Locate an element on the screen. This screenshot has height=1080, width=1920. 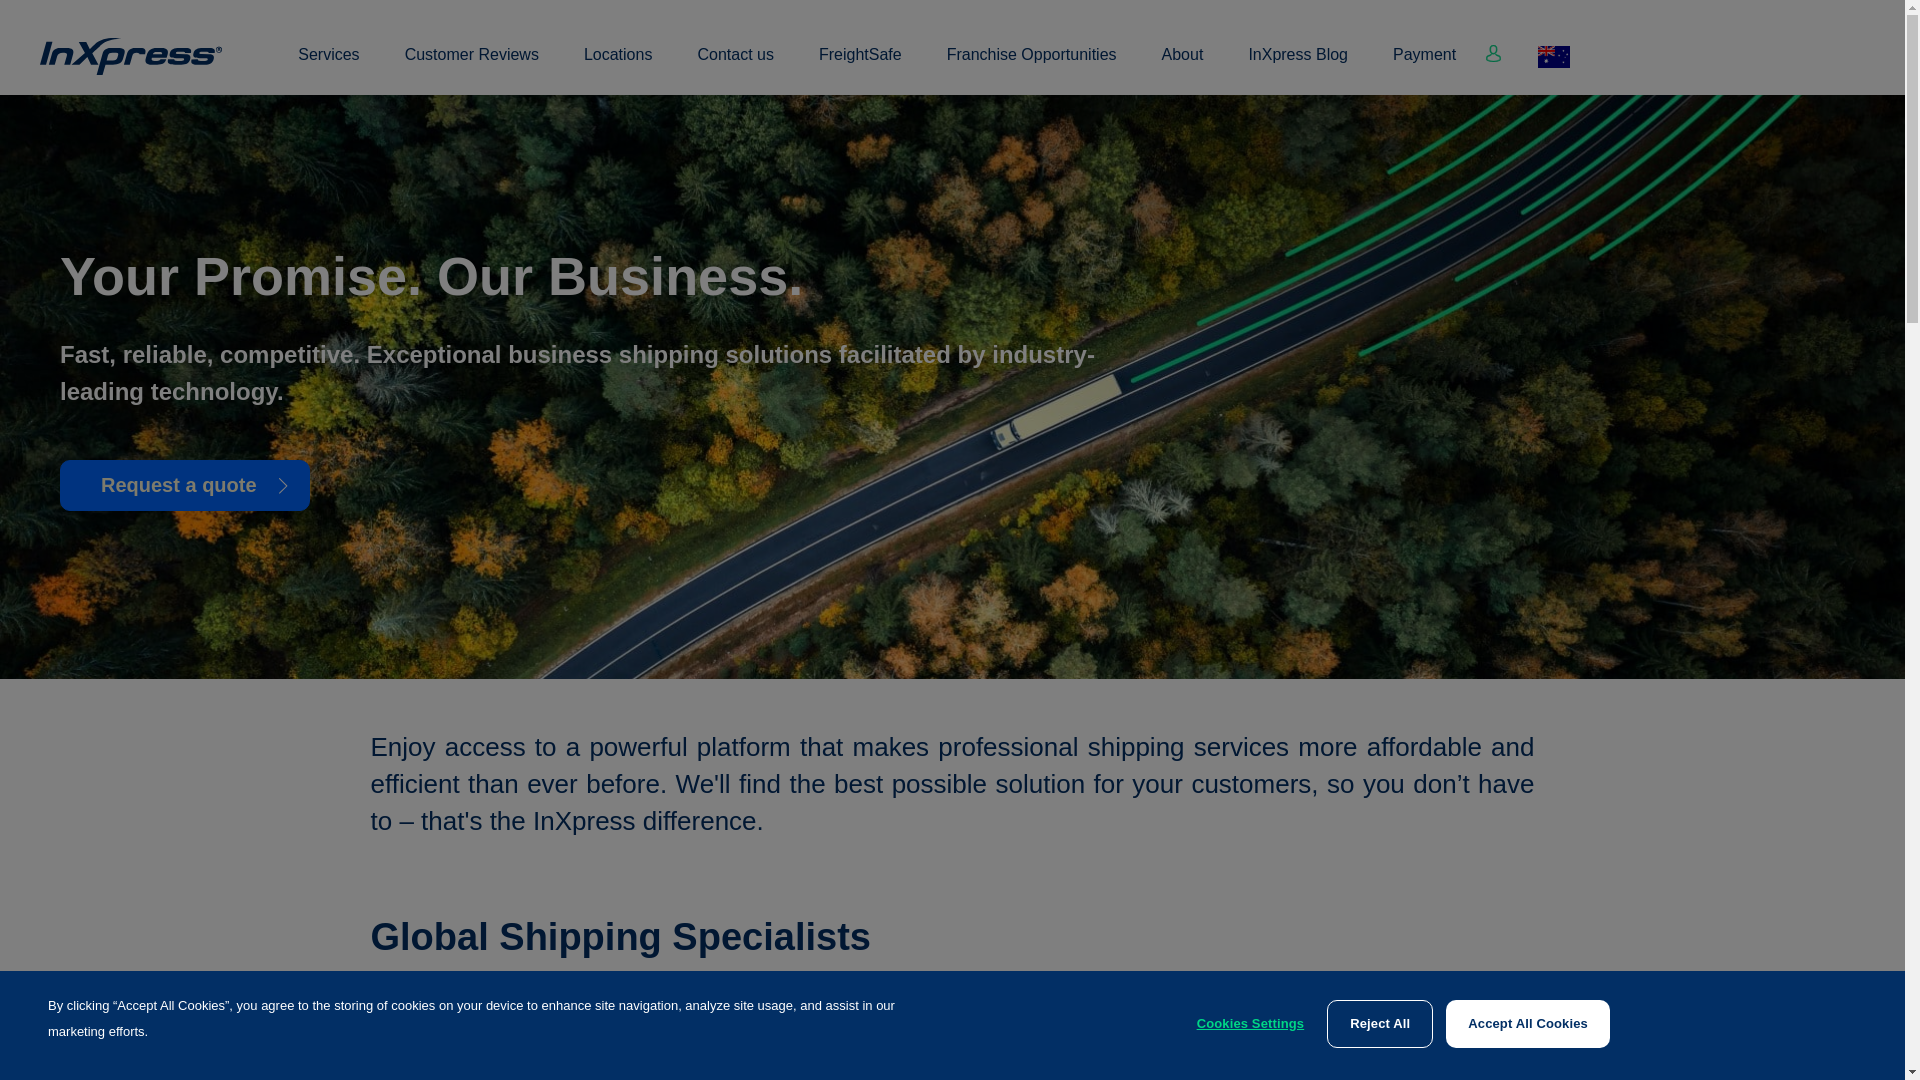
'Franchise Opportunities' is located at coordinates (945, 65).